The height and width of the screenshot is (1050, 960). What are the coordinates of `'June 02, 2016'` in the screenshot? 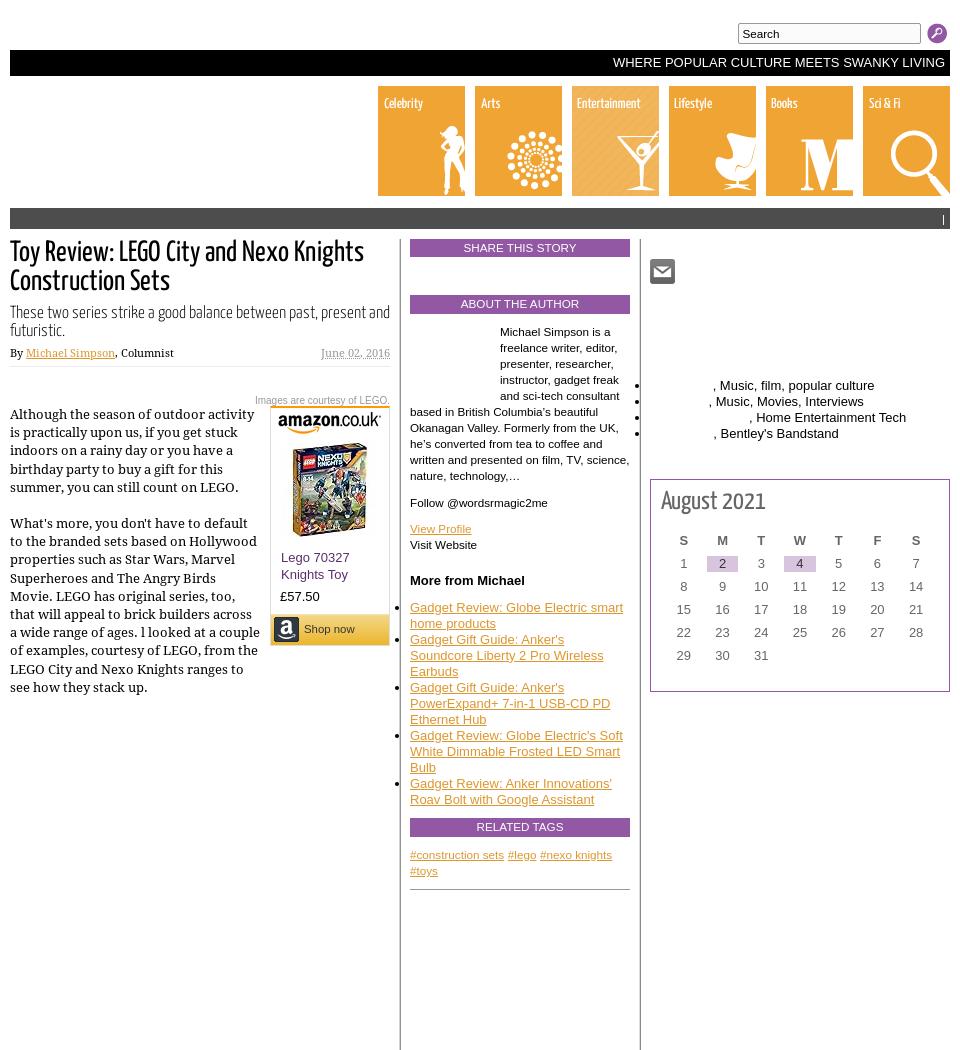 It's located at (321, 351).